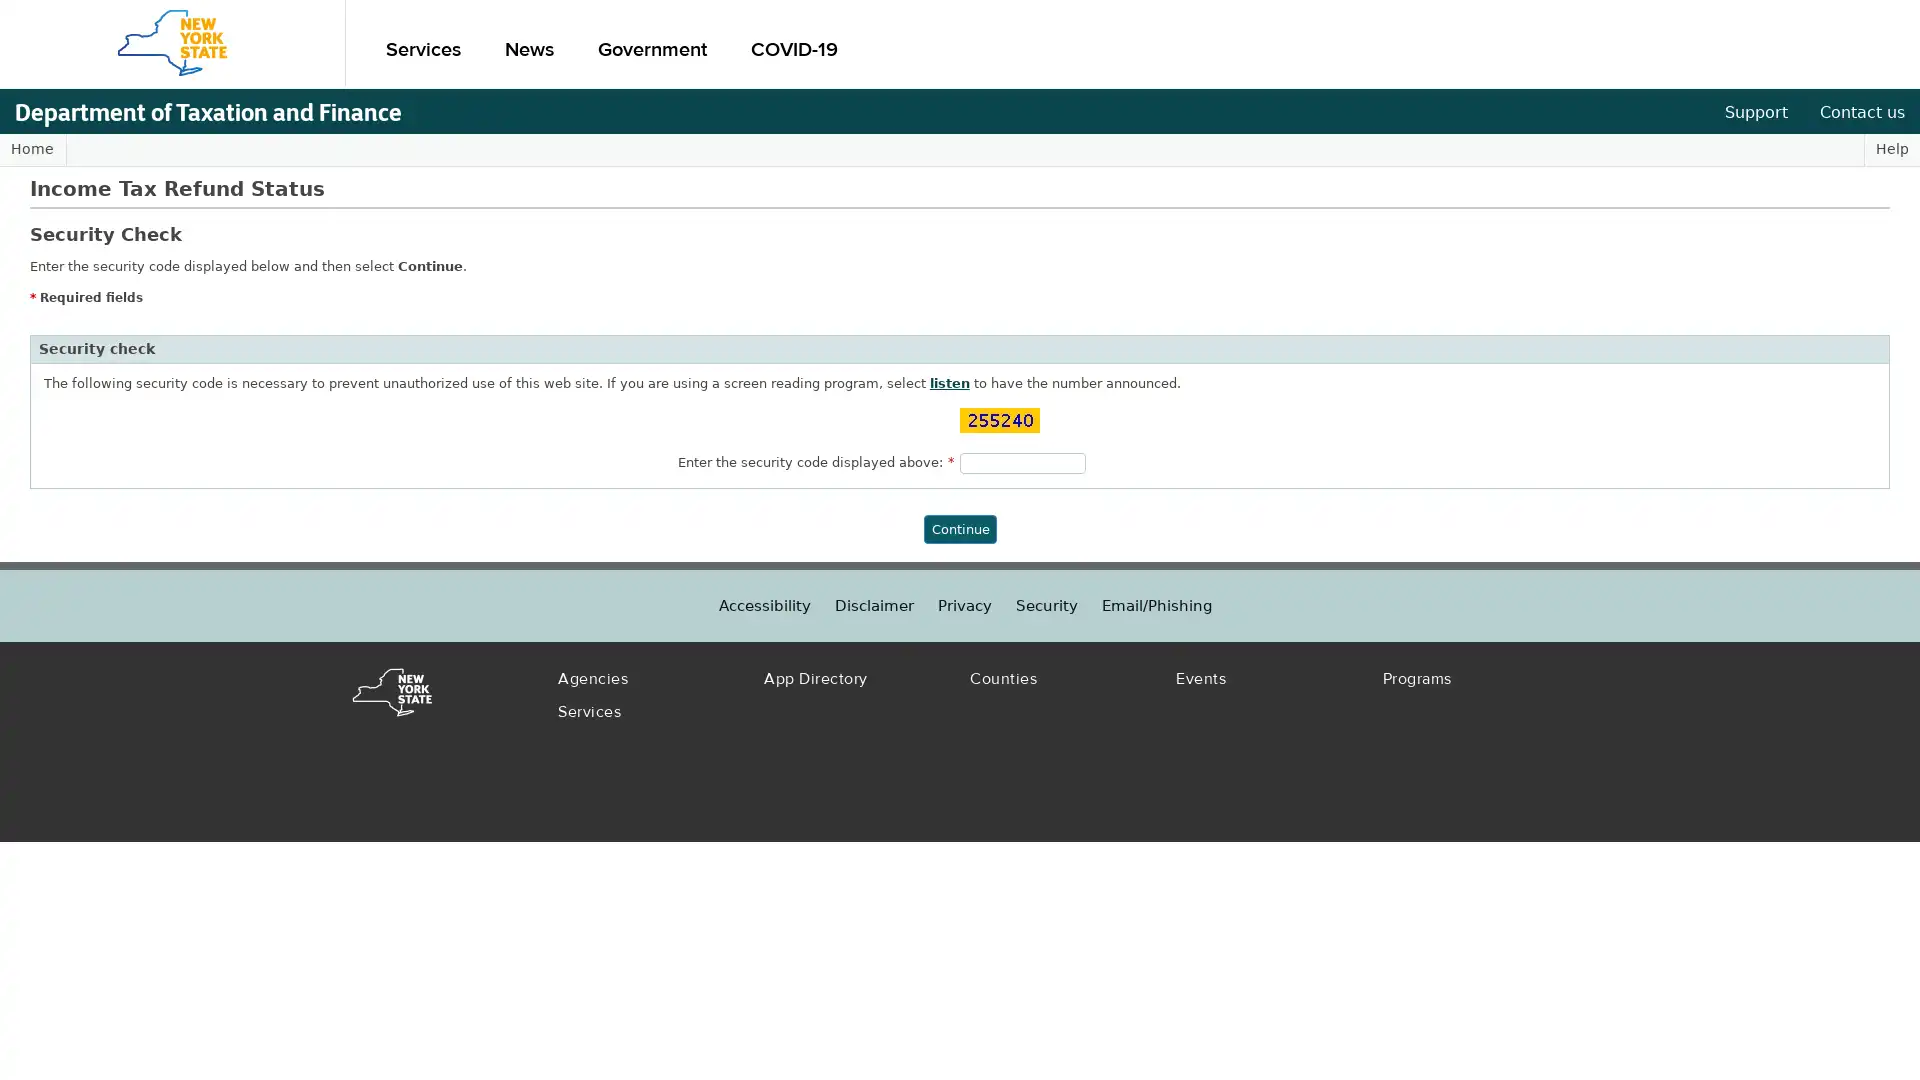  What do you see at coordinates (960, 527) in the screenshot?
I see `Continue` at bounding box center [960, 527].